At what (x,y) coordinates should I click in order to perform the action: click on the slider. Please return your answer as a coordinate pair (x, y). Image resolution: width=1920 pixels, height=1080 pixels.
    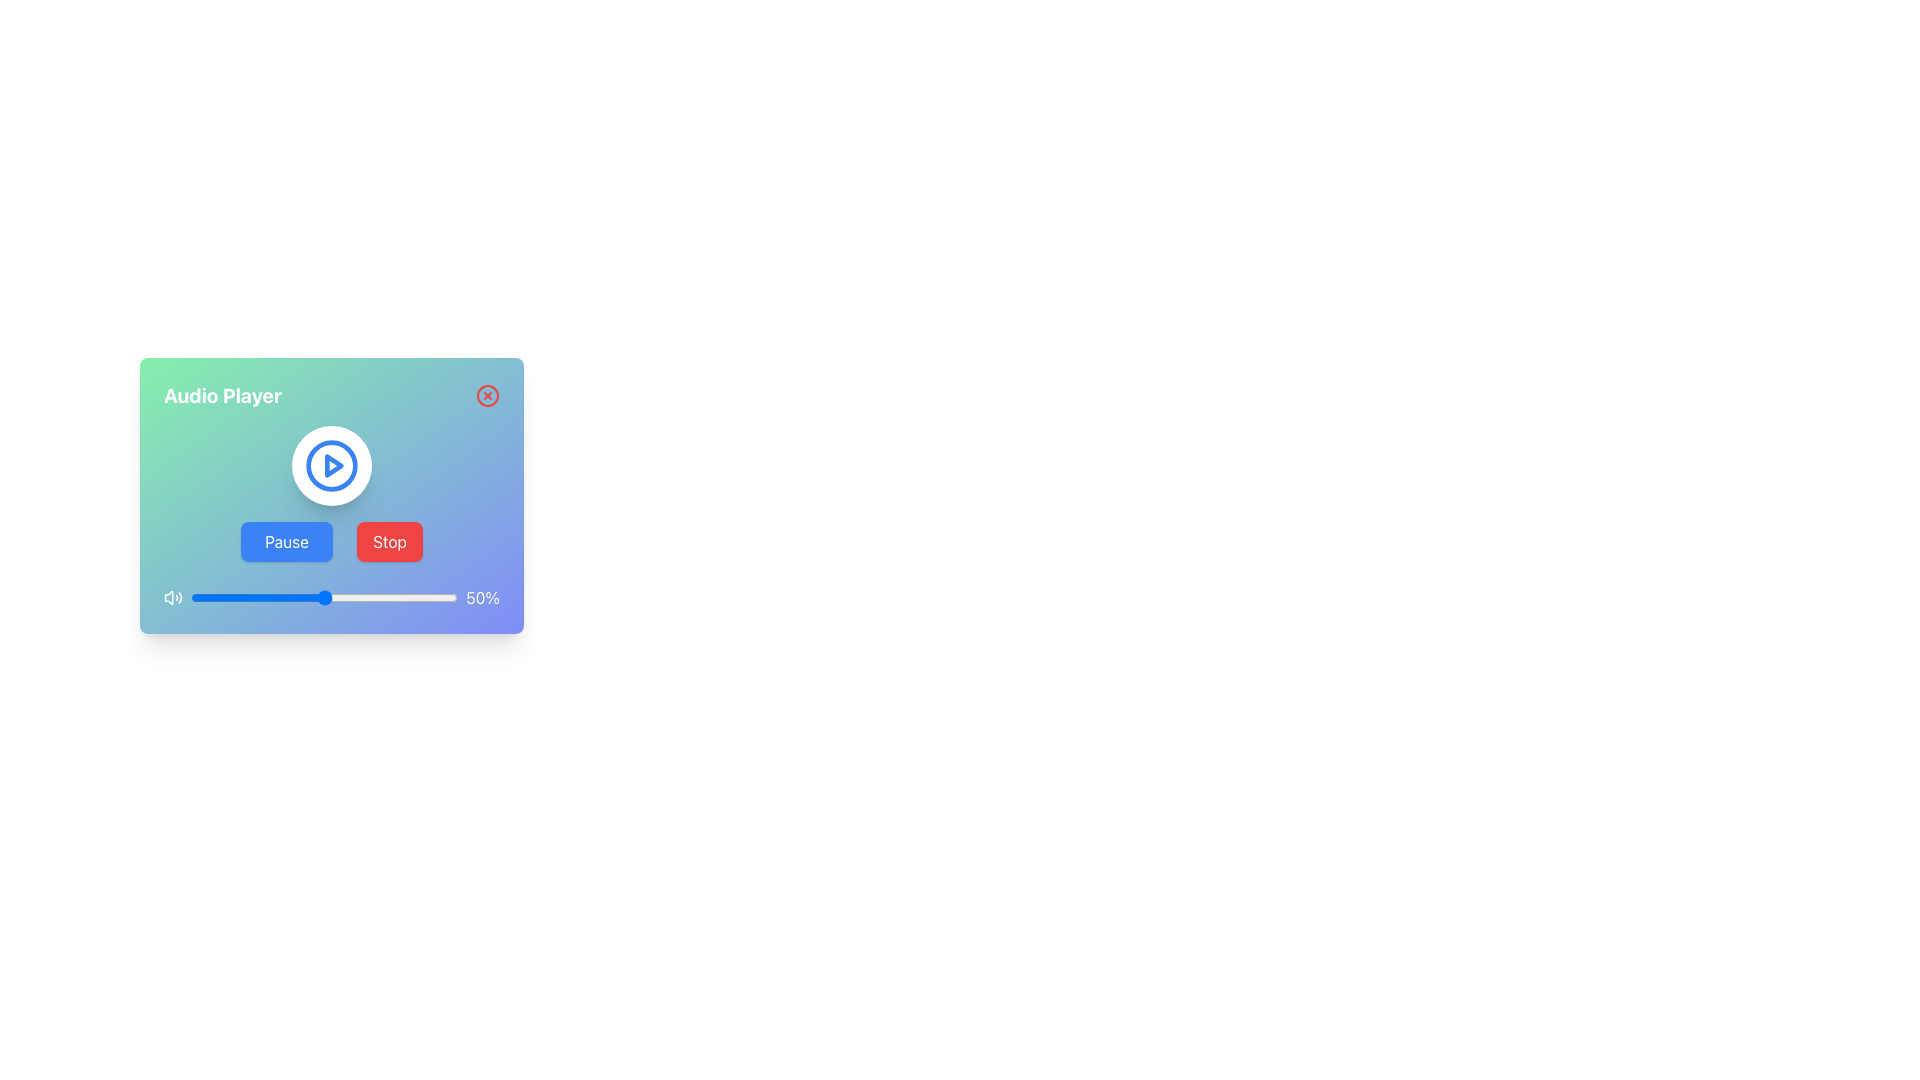
    Looking at the image, I should click on (209, 596).